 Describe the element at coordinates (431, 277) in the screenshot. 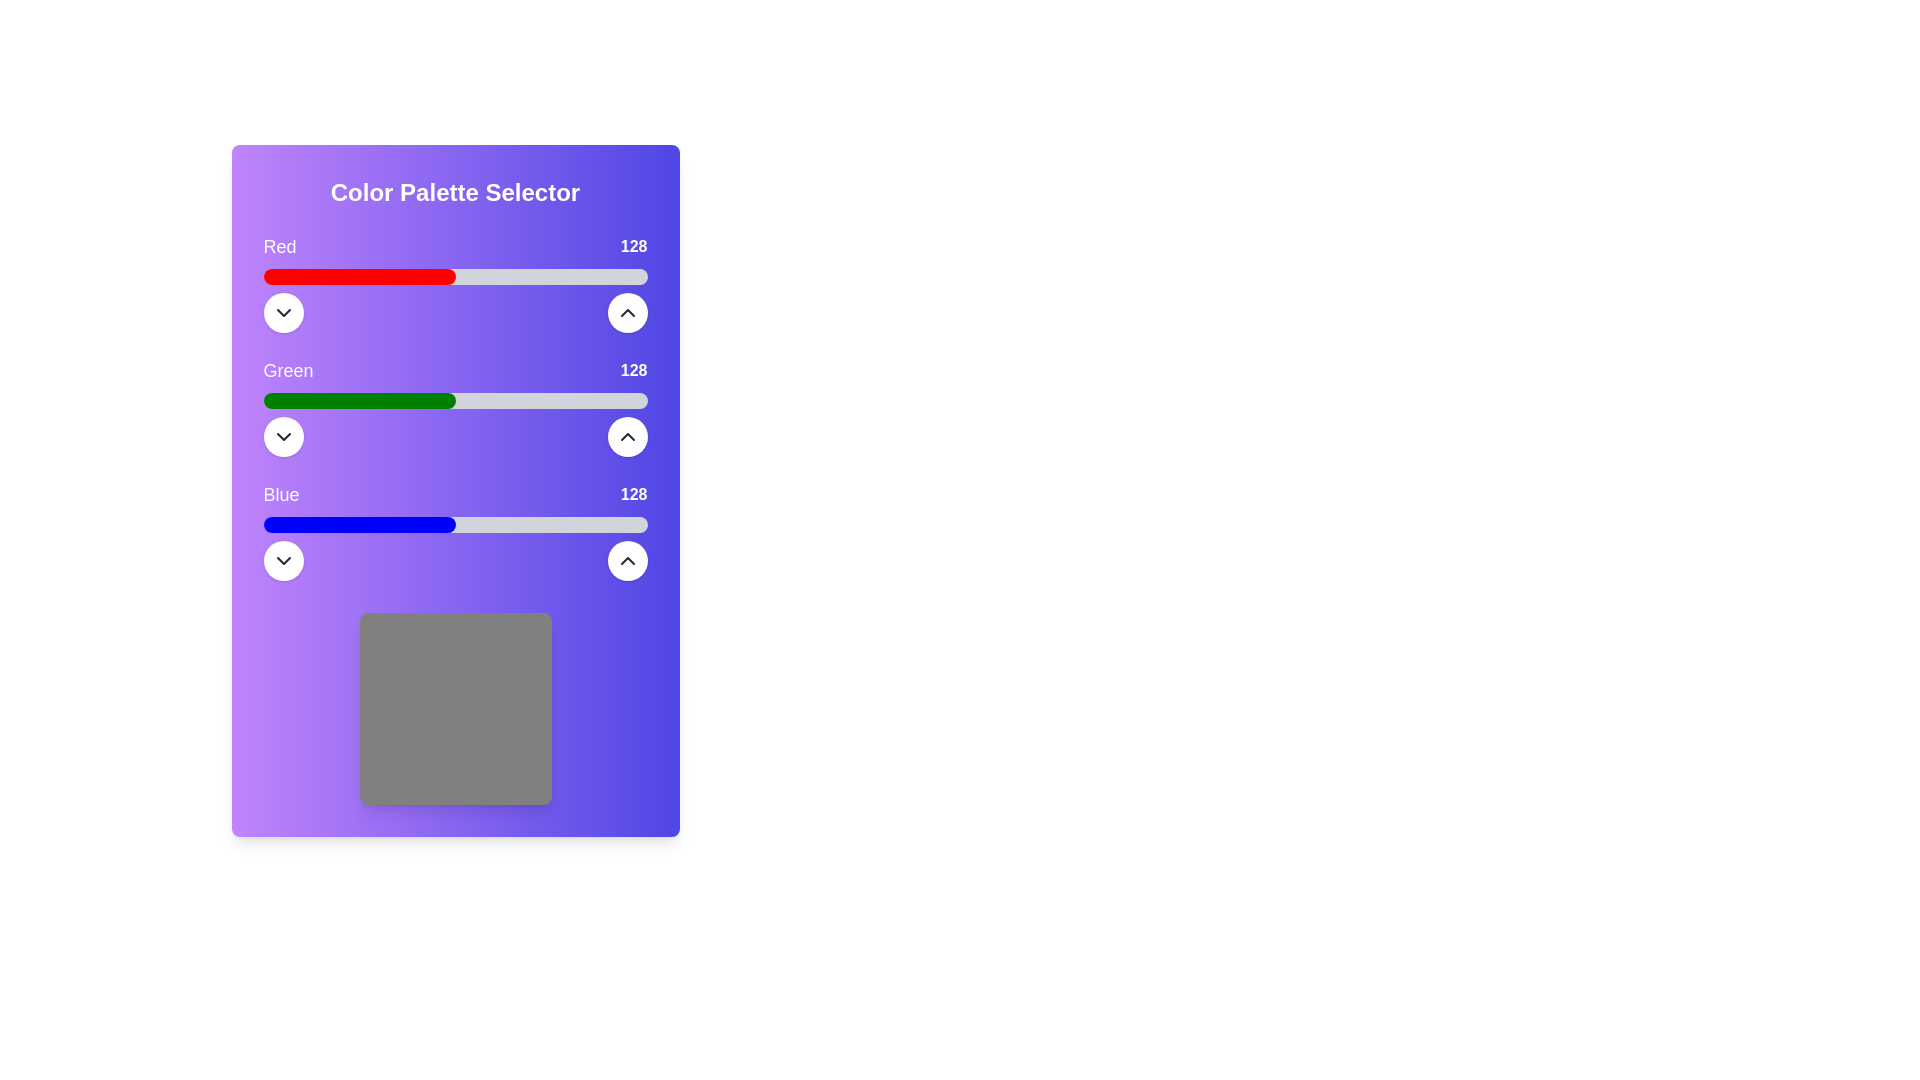

I see `the red intensity` at that location.